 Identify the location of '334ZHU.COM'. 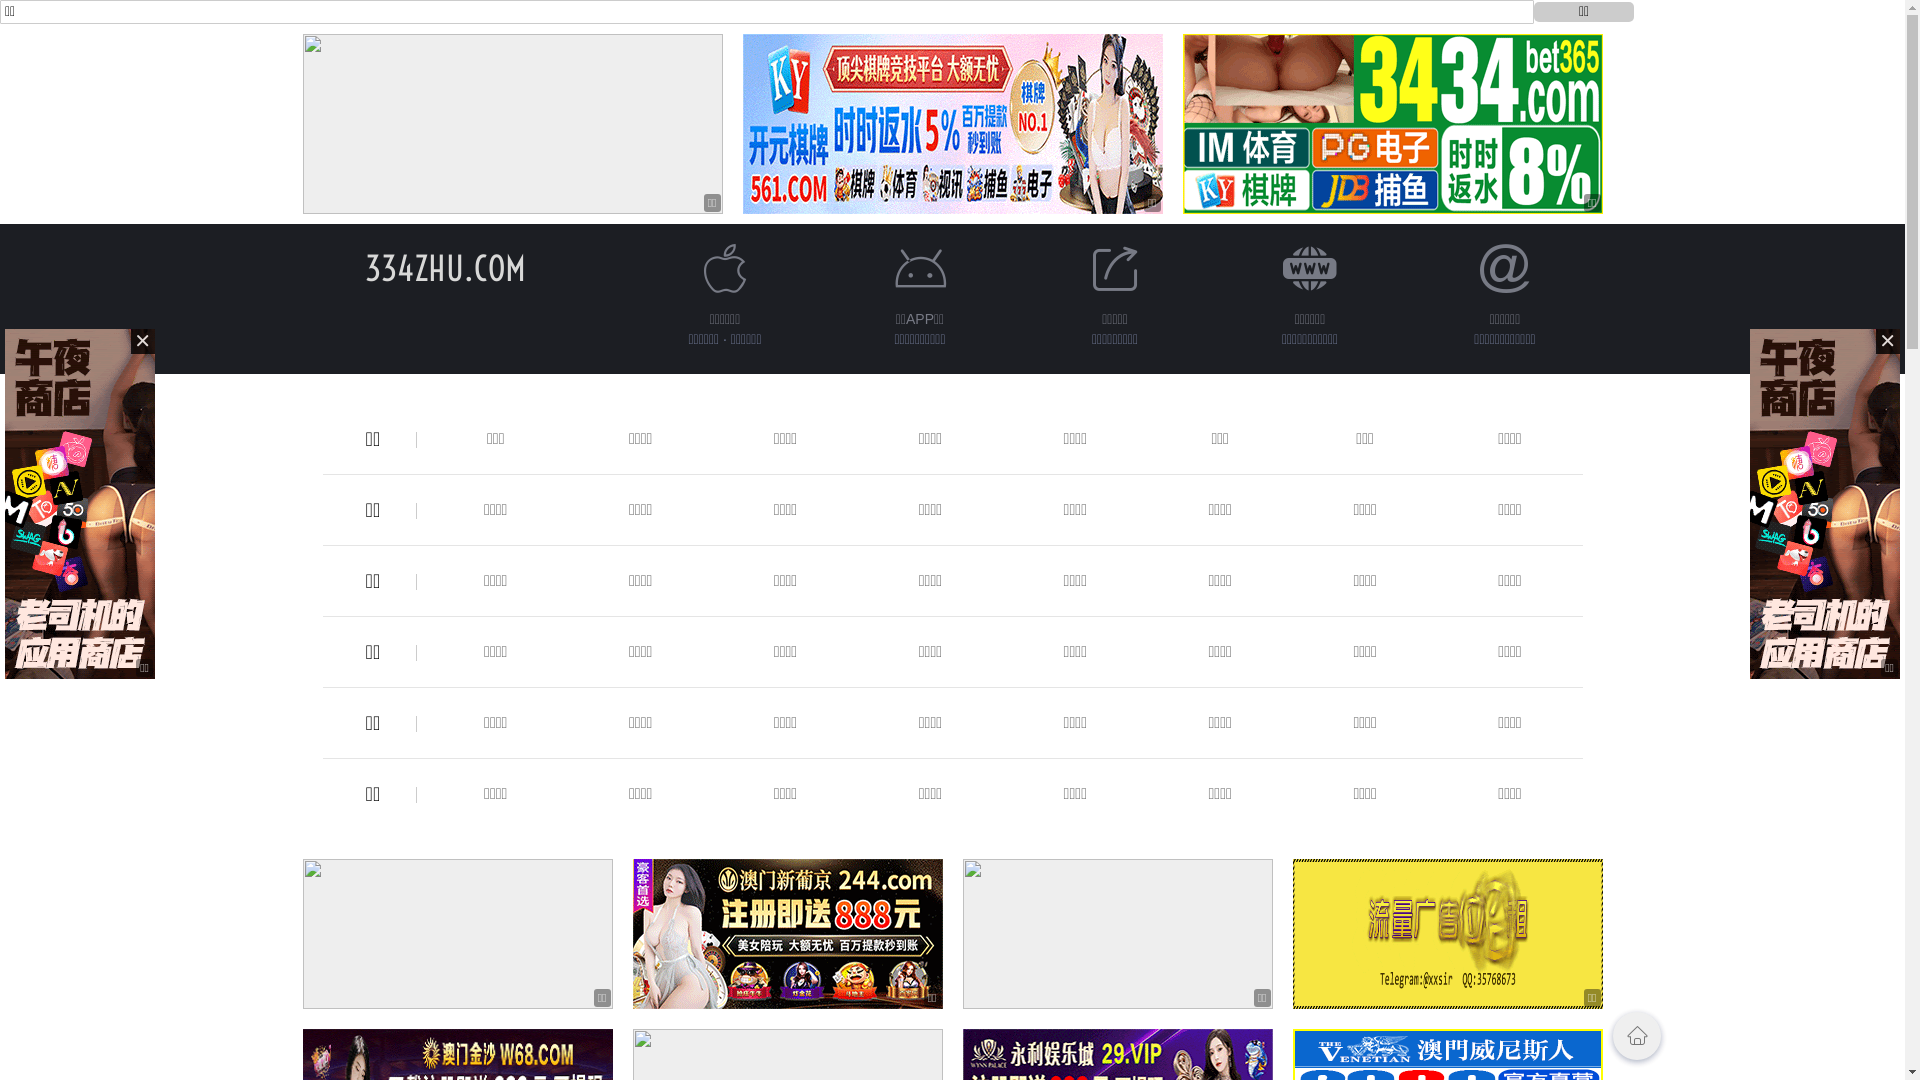
(444, 267).